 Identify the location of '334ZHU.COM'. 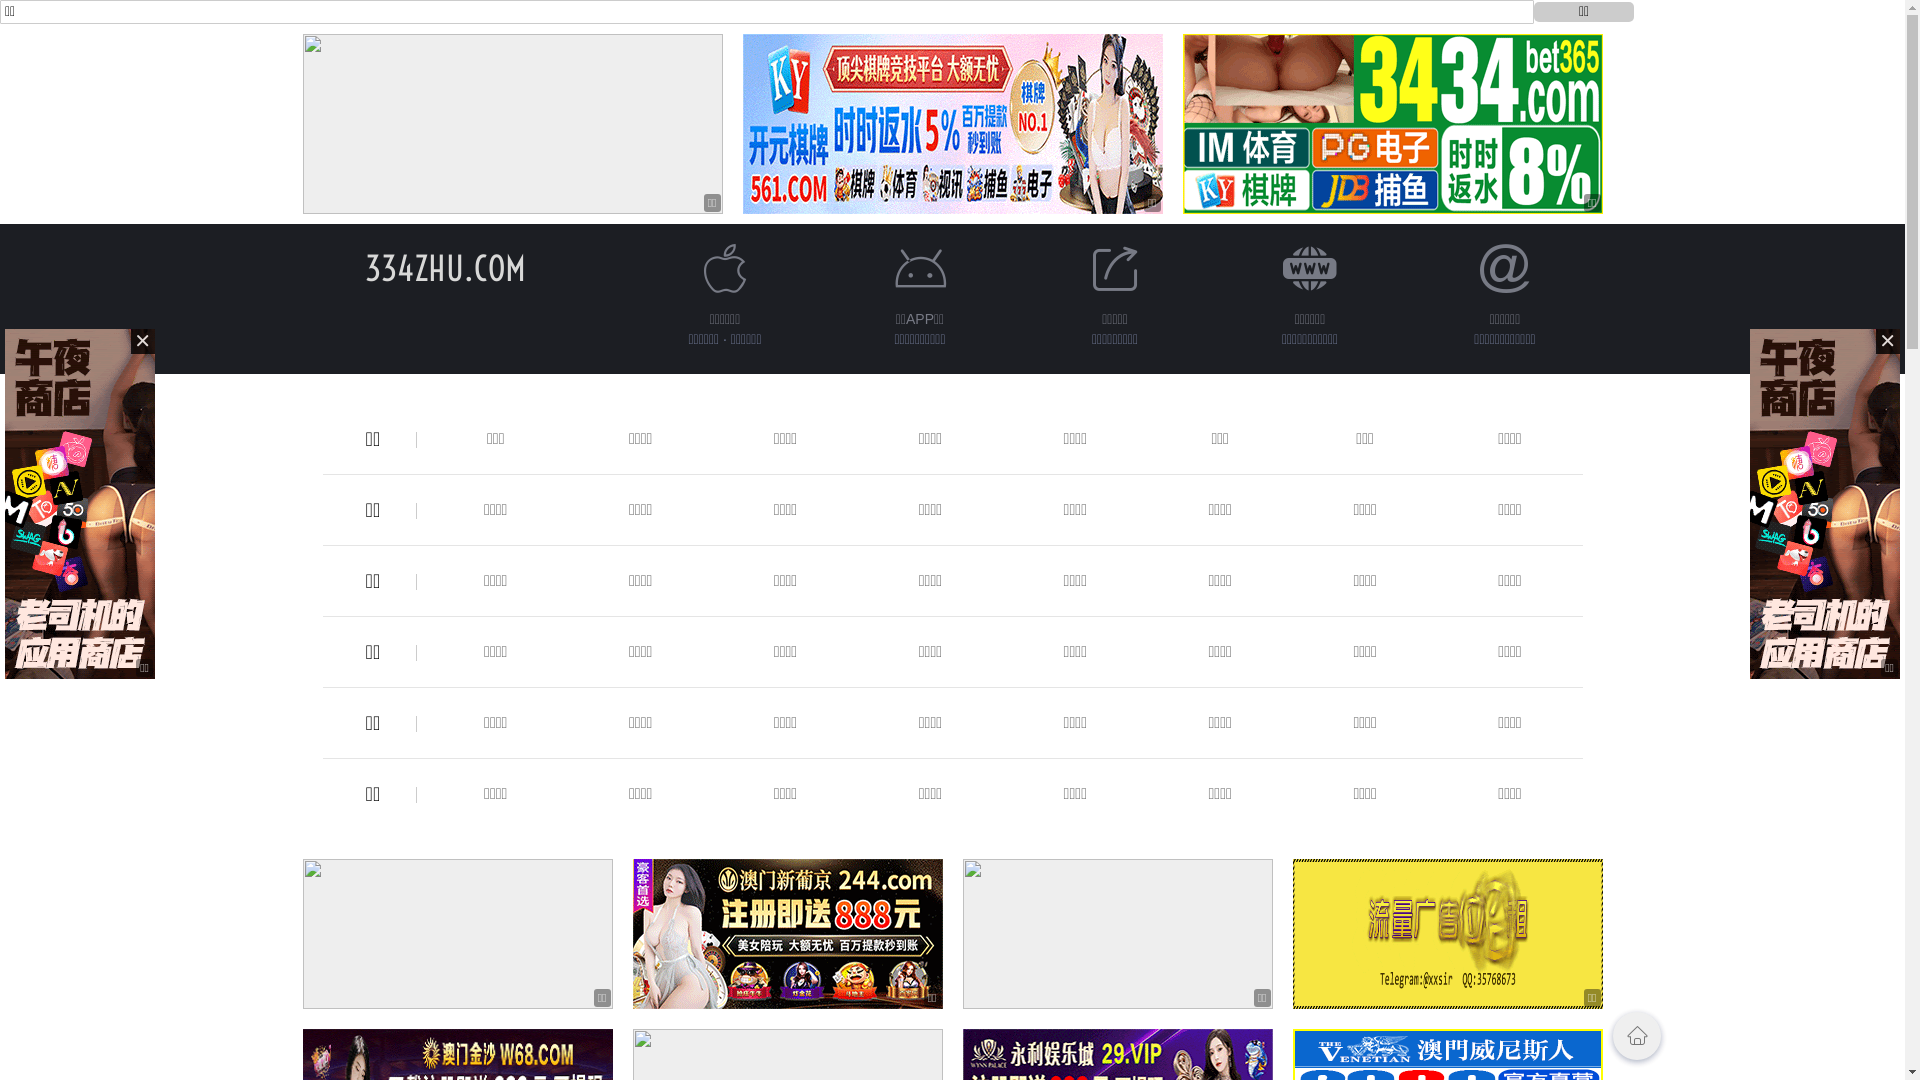
(444, 267).